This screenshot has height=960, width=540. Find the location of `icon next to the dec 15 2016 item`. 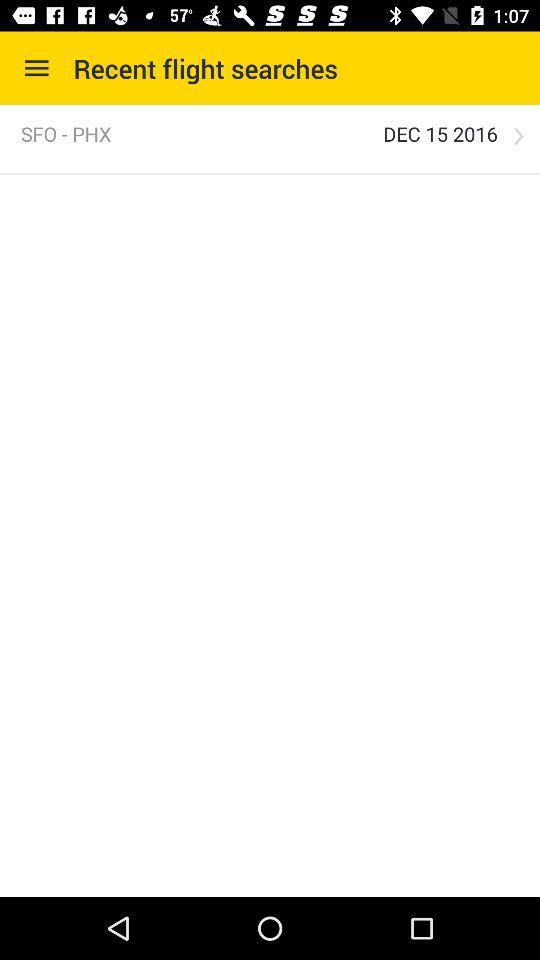

icon next to the dec 15 2016 item is located at coordinates (518, 135).